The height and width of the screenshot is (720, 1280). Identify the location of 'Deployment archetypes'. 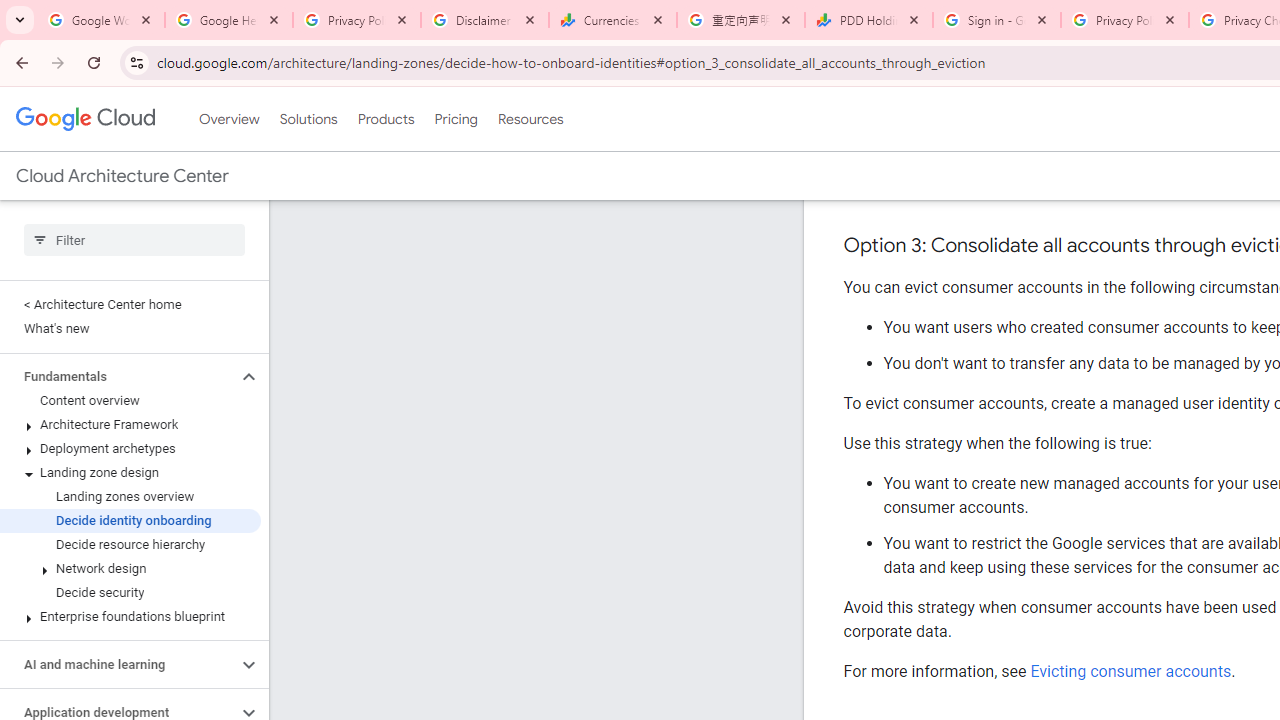
(129, 447).